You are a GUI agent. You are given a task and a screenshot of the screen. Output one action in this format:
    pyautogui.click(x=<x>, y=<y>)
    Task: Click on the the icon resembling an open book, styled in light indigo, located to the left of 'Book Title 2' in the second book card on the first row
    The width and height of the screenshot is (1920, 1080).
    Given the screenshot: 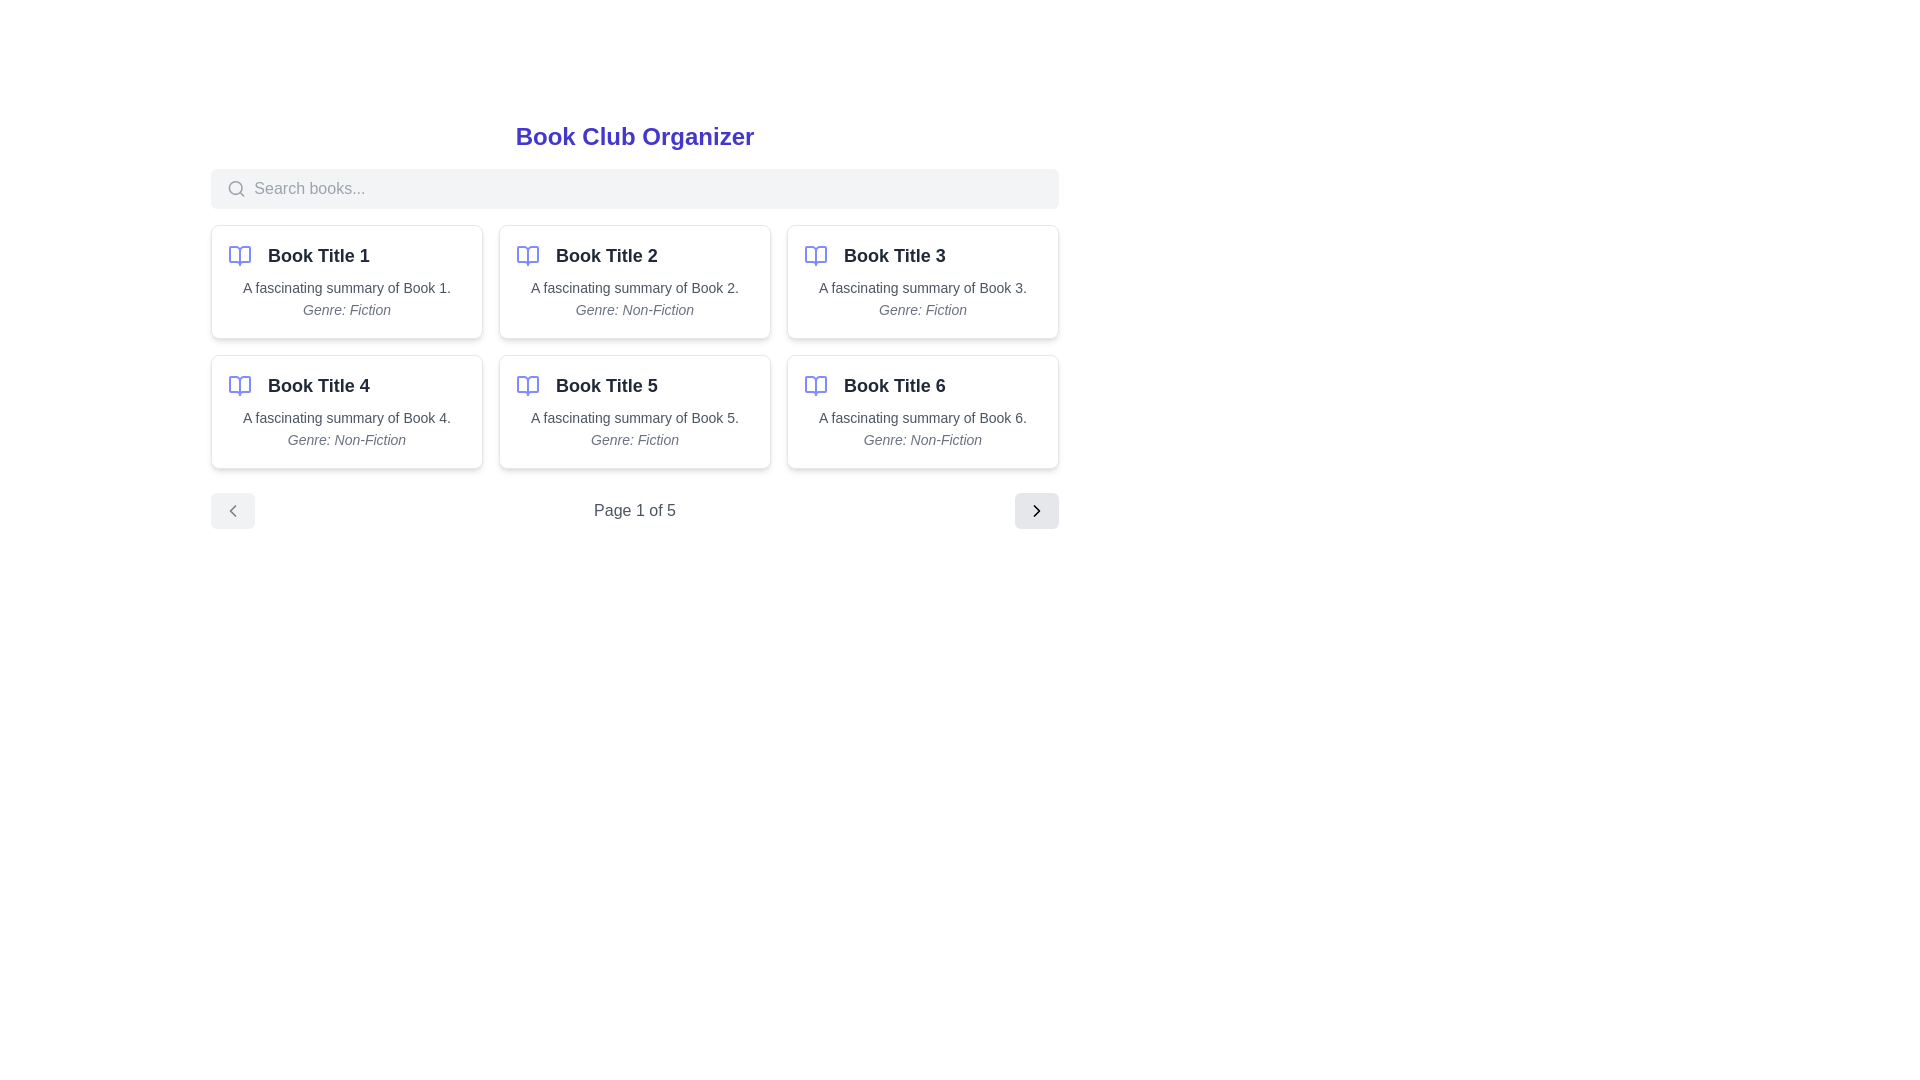 What is the action you would take?
    pyautogui.click(x=528, y=254)
    